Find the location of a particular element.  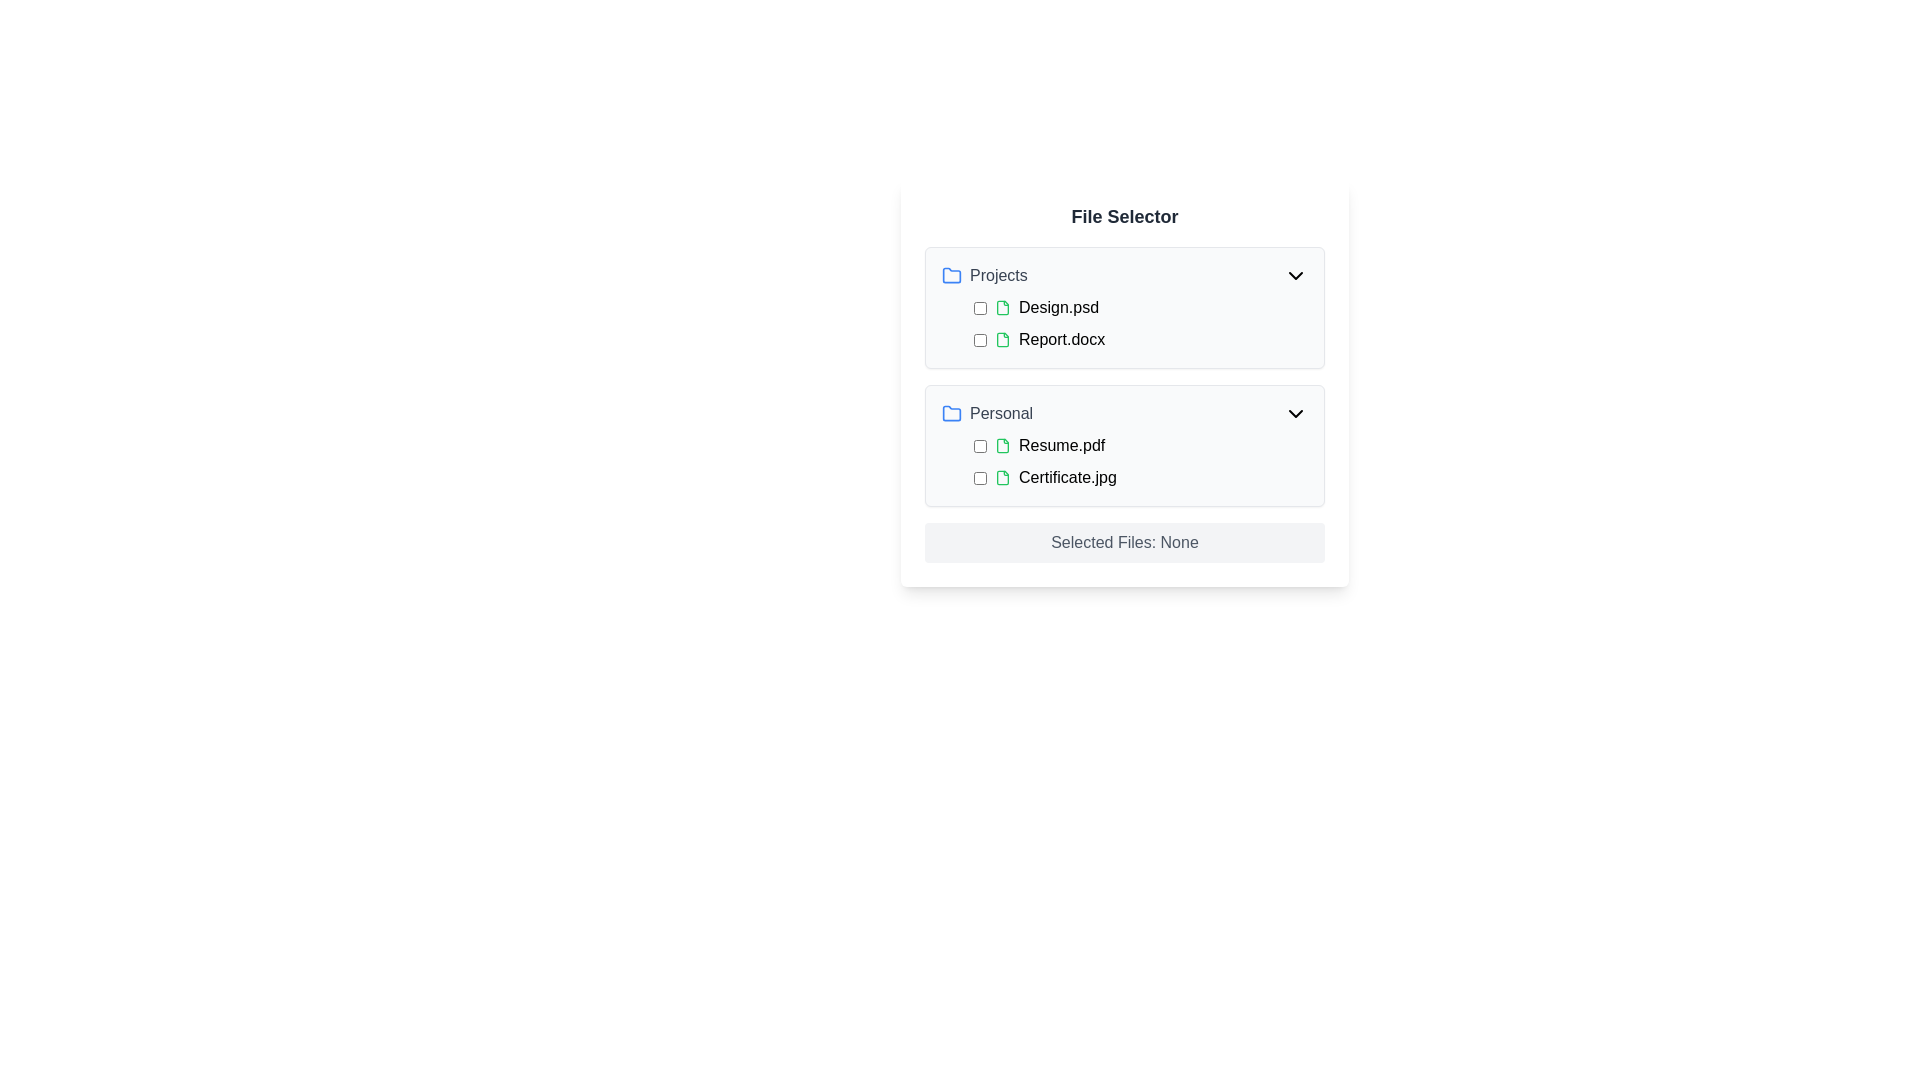

the row of the file entry 'Report.docx' is located at coordinates (1124, 323).